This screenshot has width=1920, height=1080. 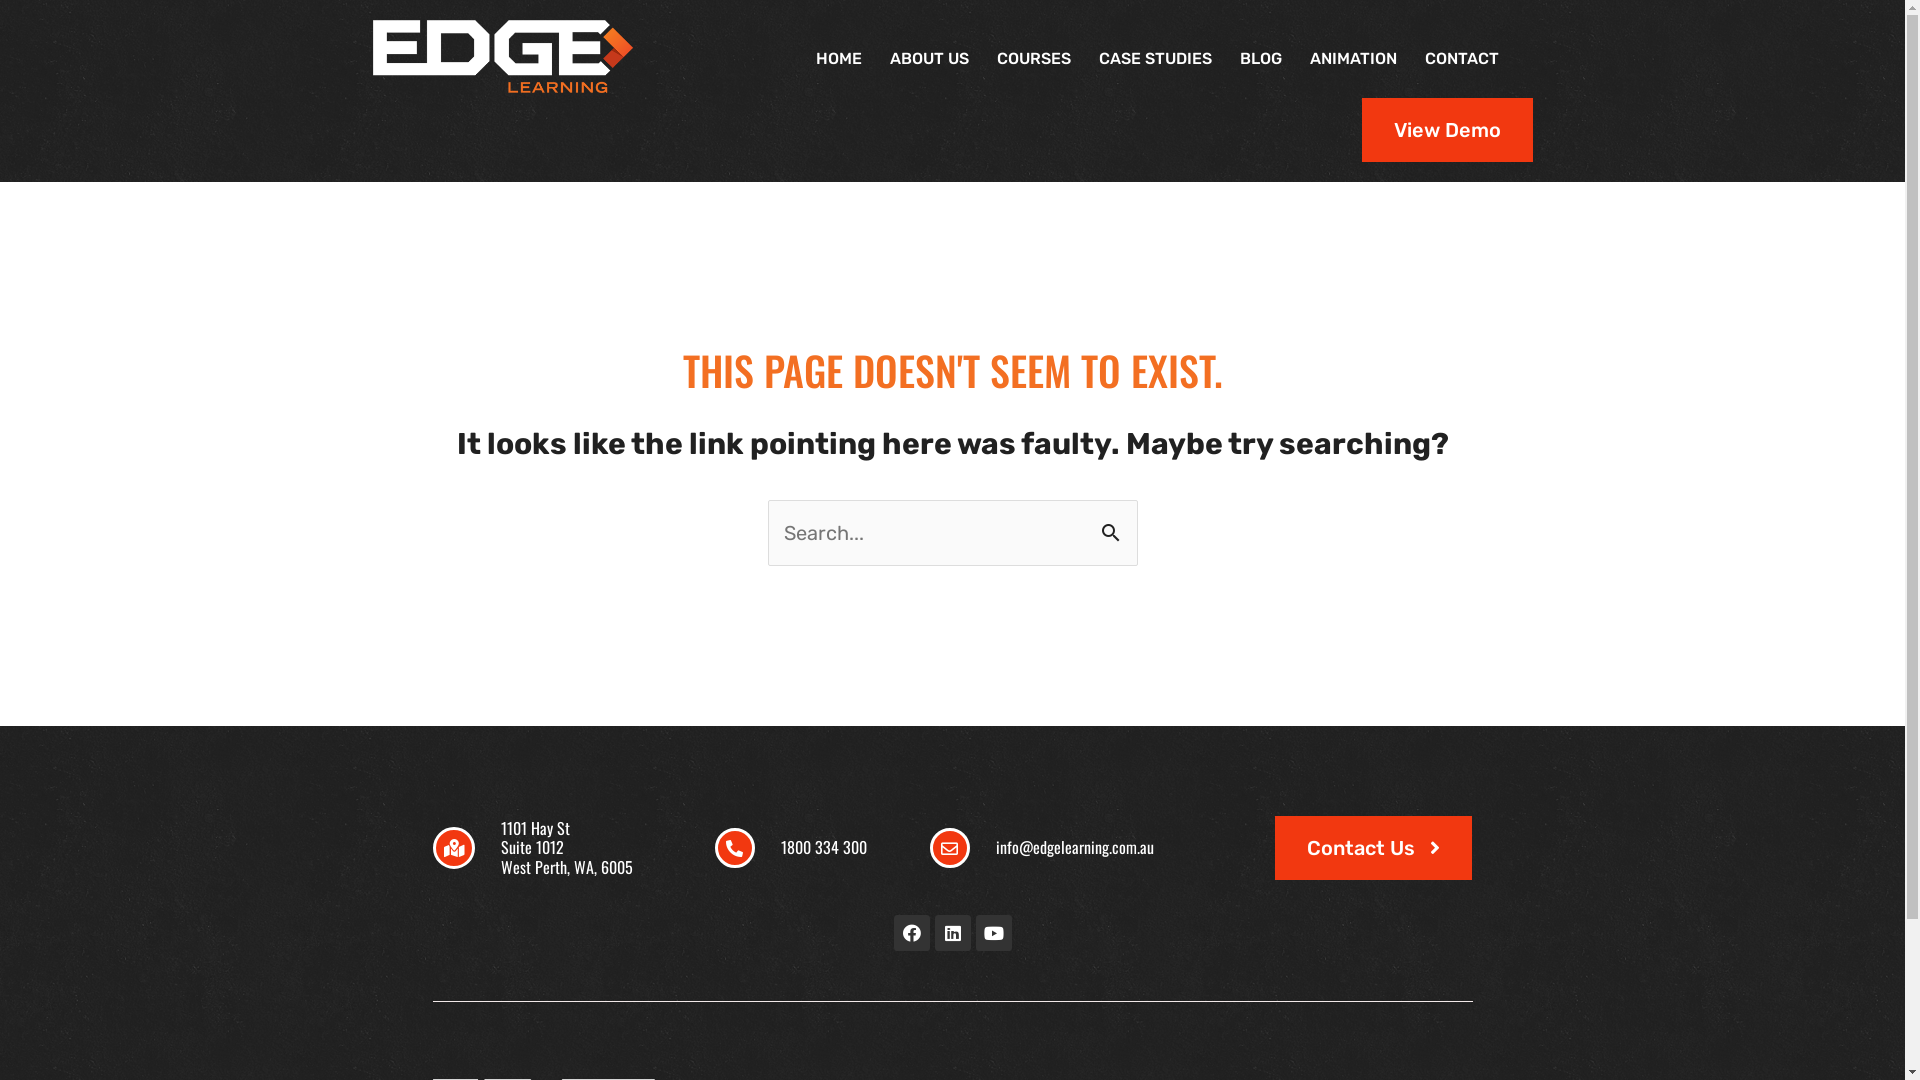 I want to click on 'Contact Us', so click(x=1372, y=848).